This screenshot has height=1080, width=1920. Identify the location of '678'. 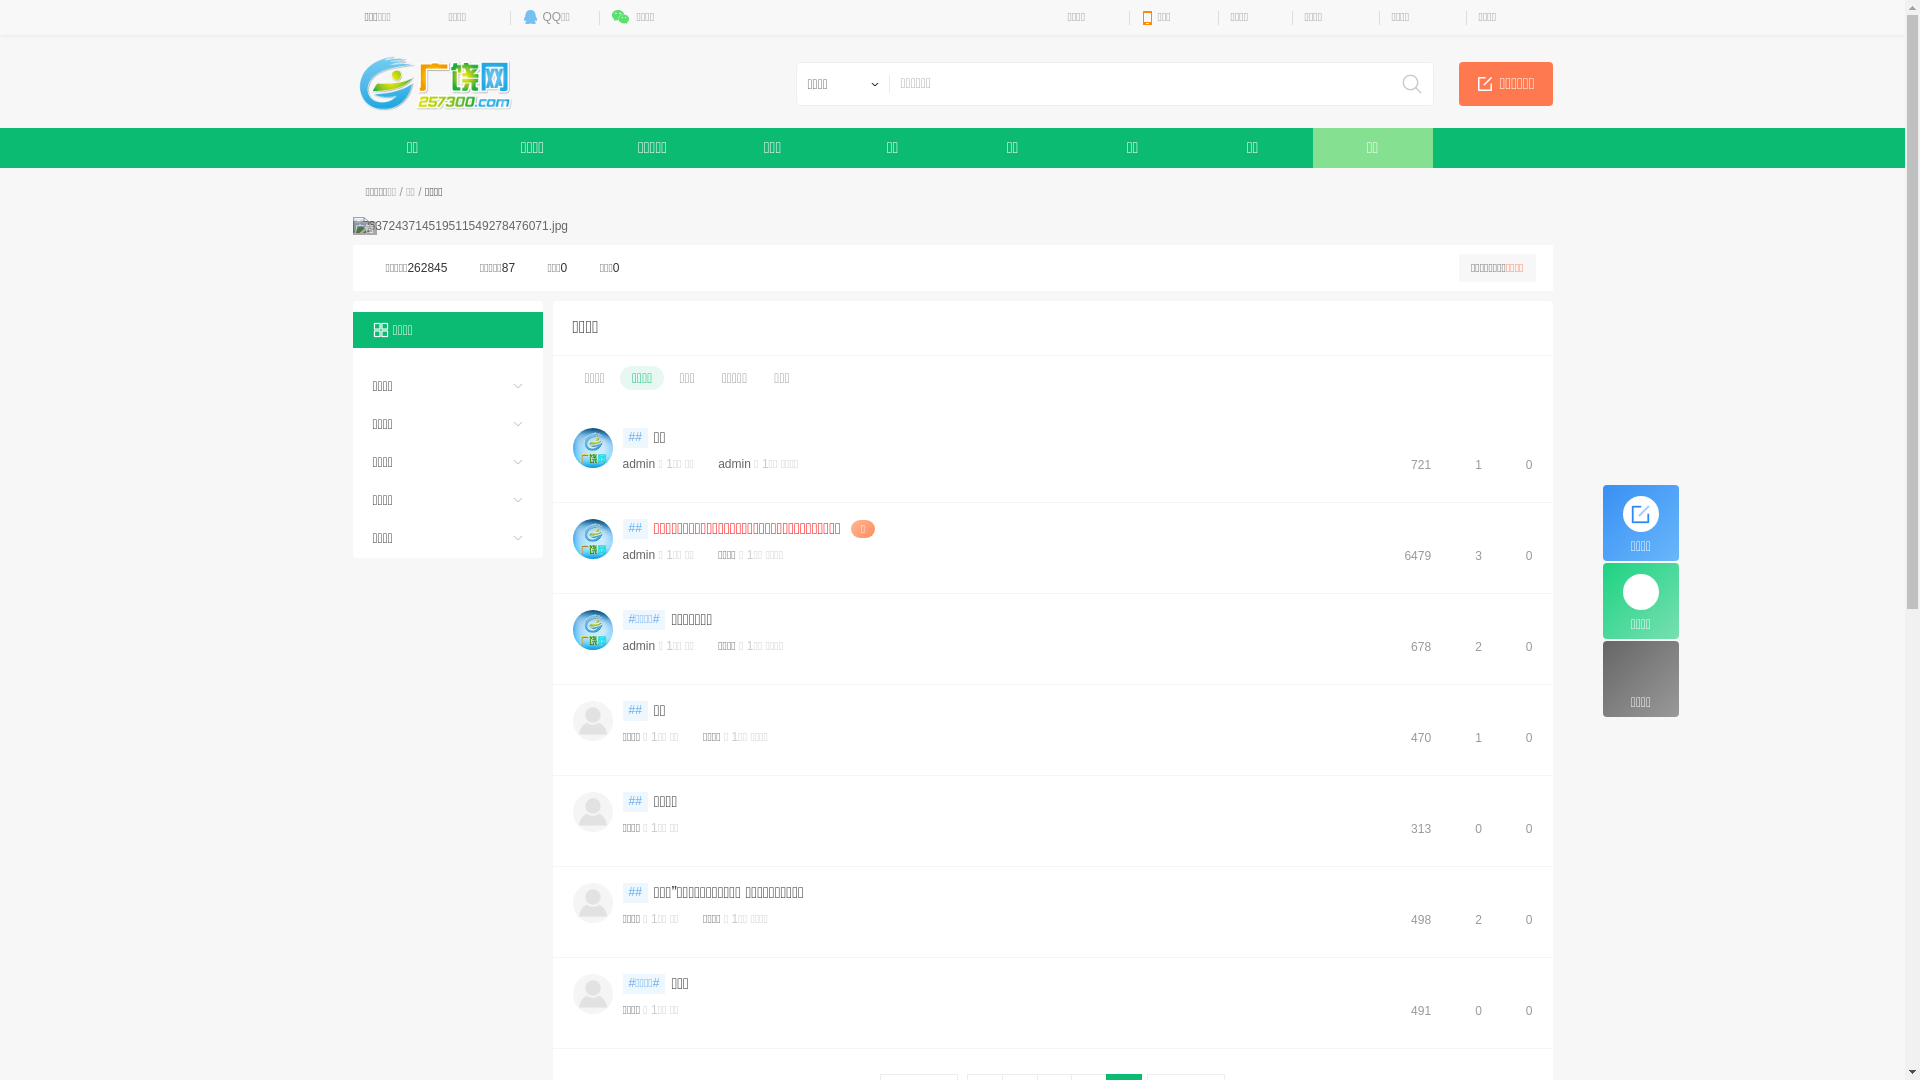
(1410, 647).